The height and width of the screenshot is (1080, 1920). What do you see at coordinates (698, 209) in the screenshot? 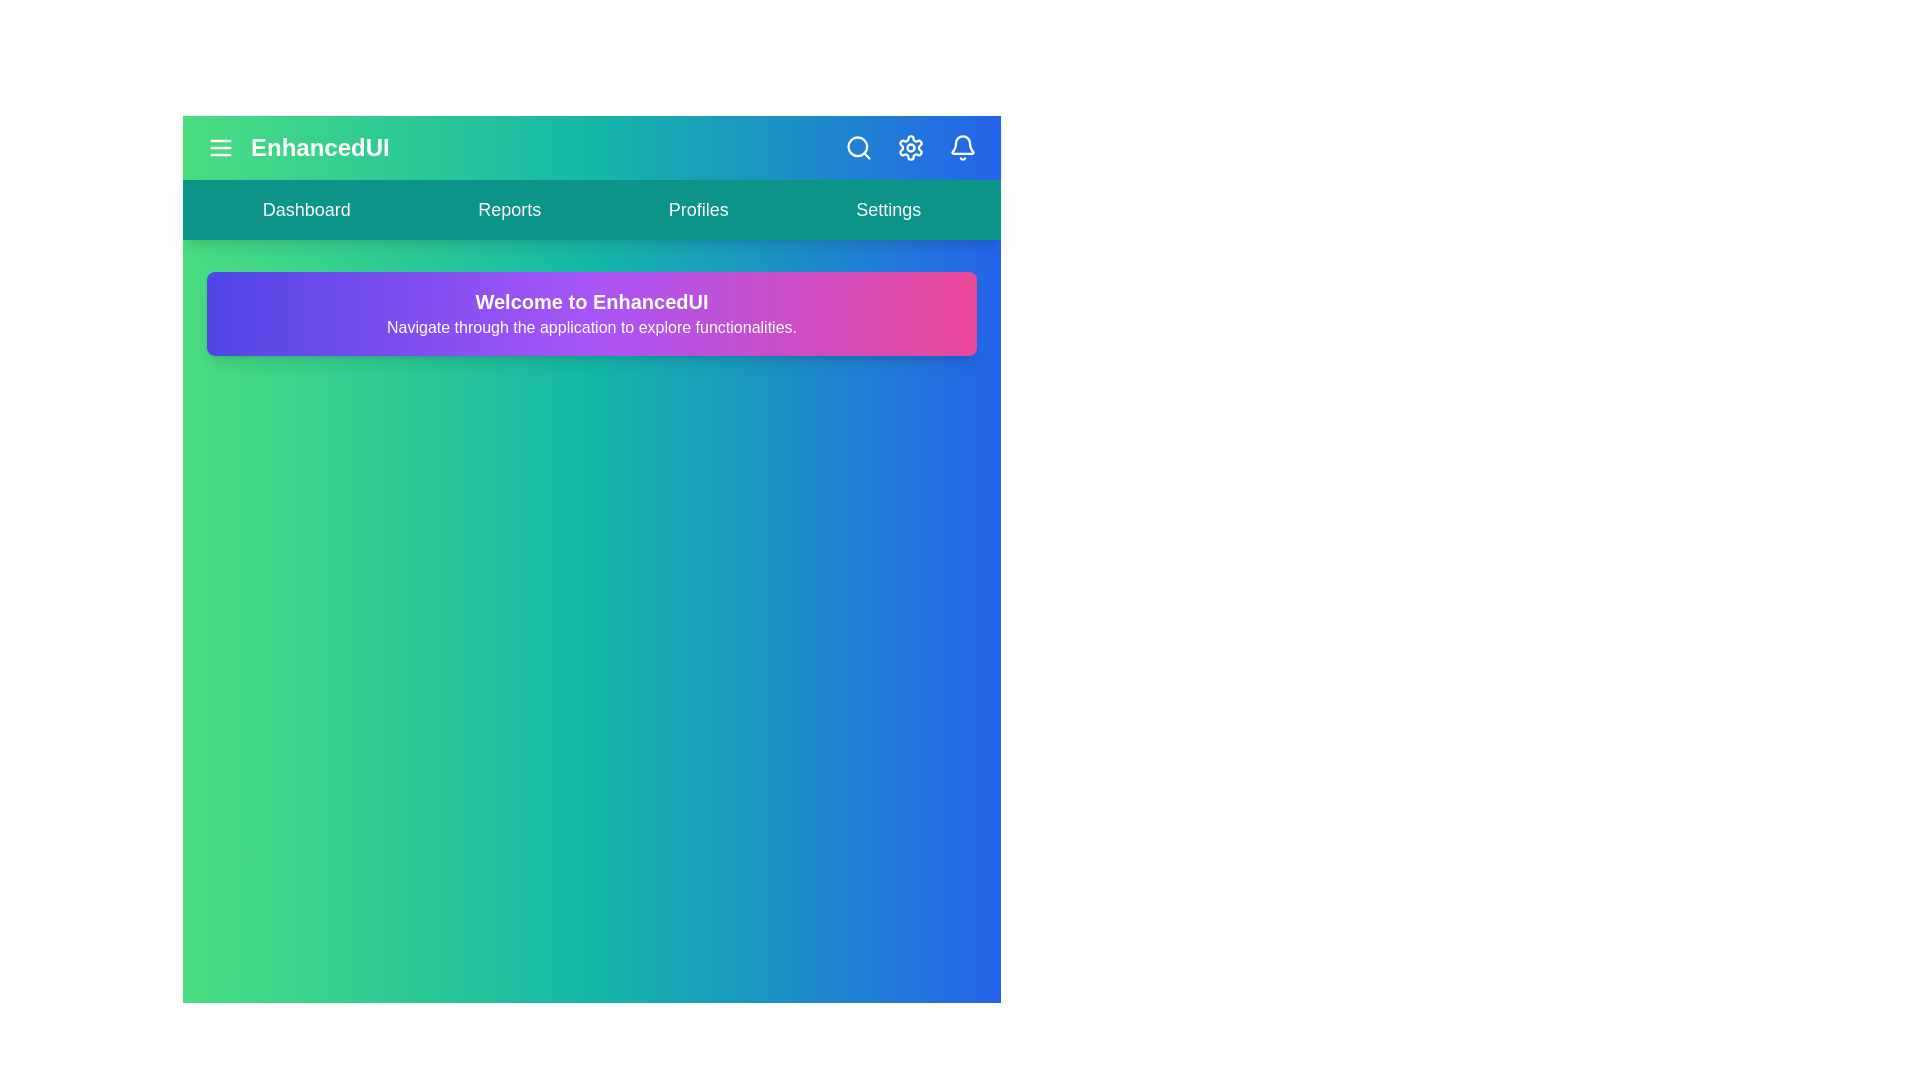
I see `the navigation link labeled 'Profiles' to preview its hover effect` at bounding box center [698, 209].